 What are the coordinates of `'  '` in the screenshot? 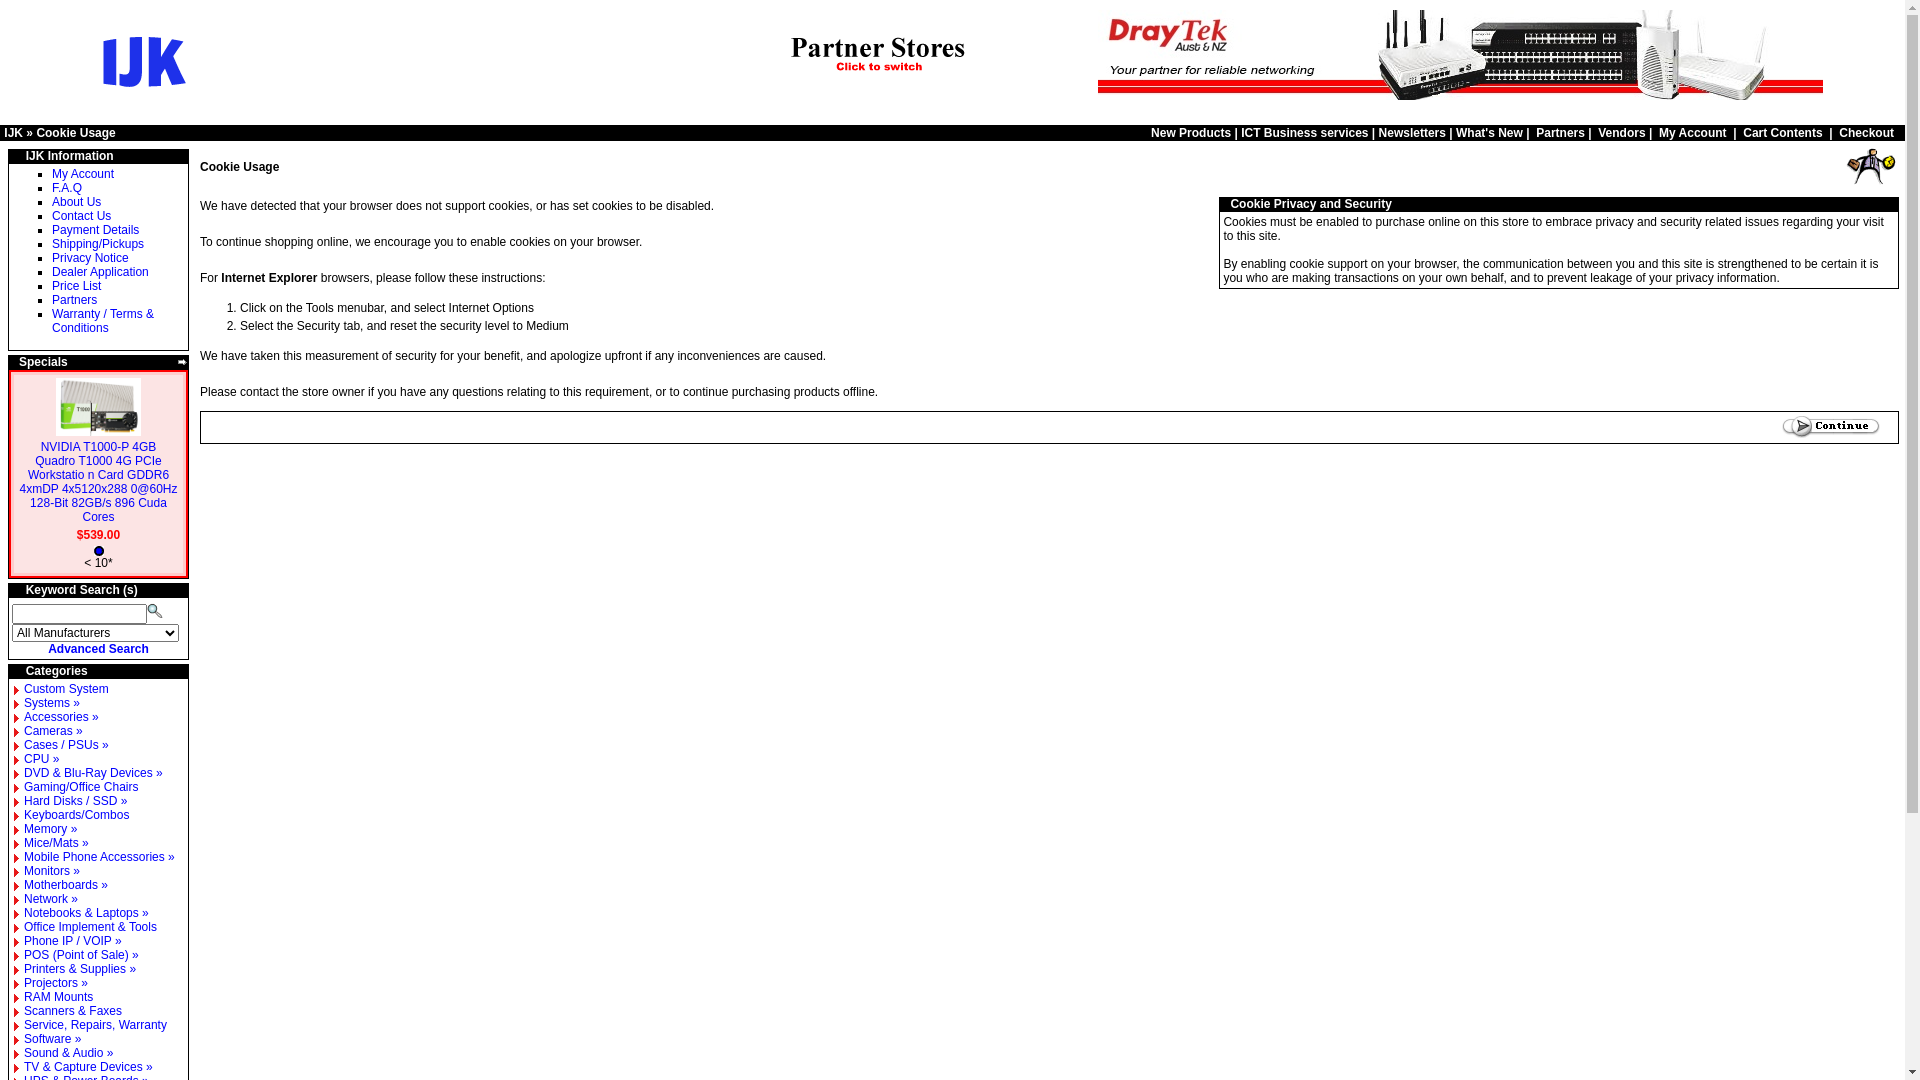 It's located at (1892, 204).